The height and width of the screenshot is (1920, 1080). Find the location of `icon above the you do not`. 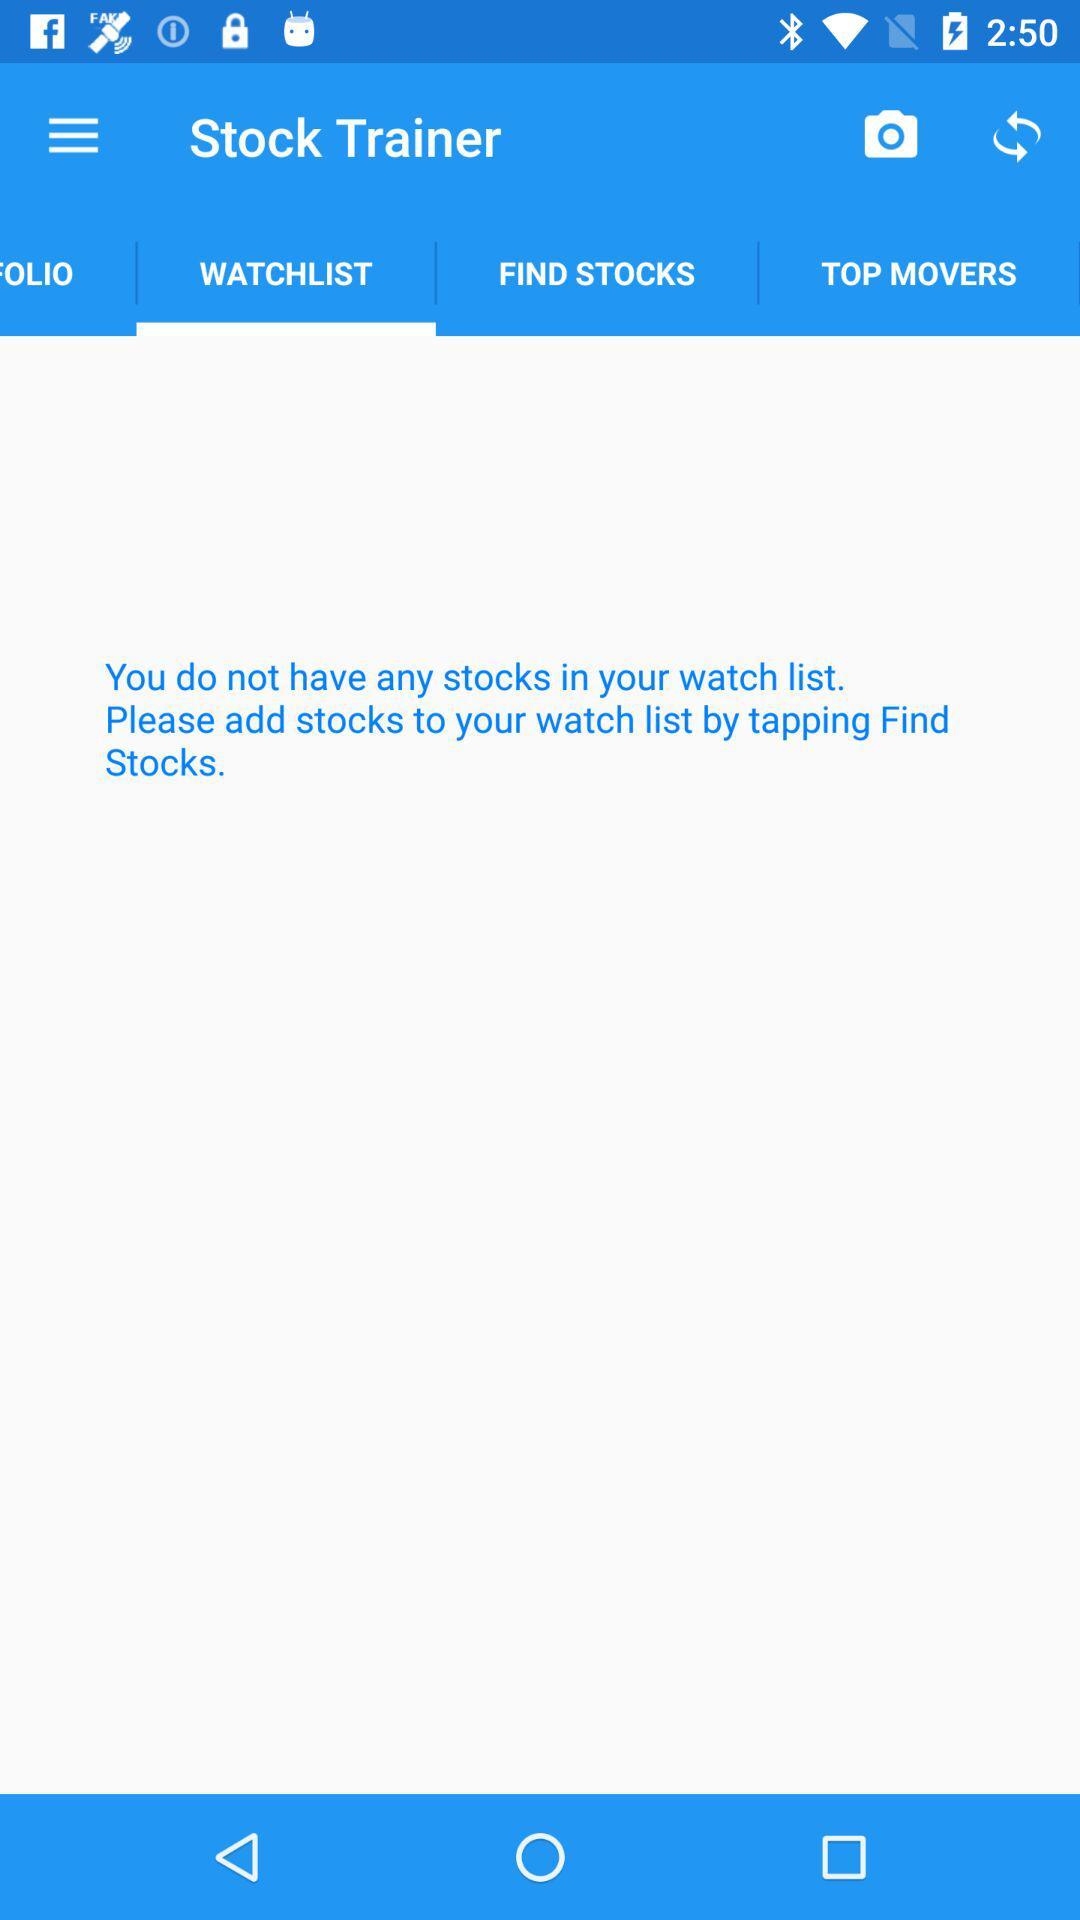

icon above the you do not is located at coordinates (919, 272).